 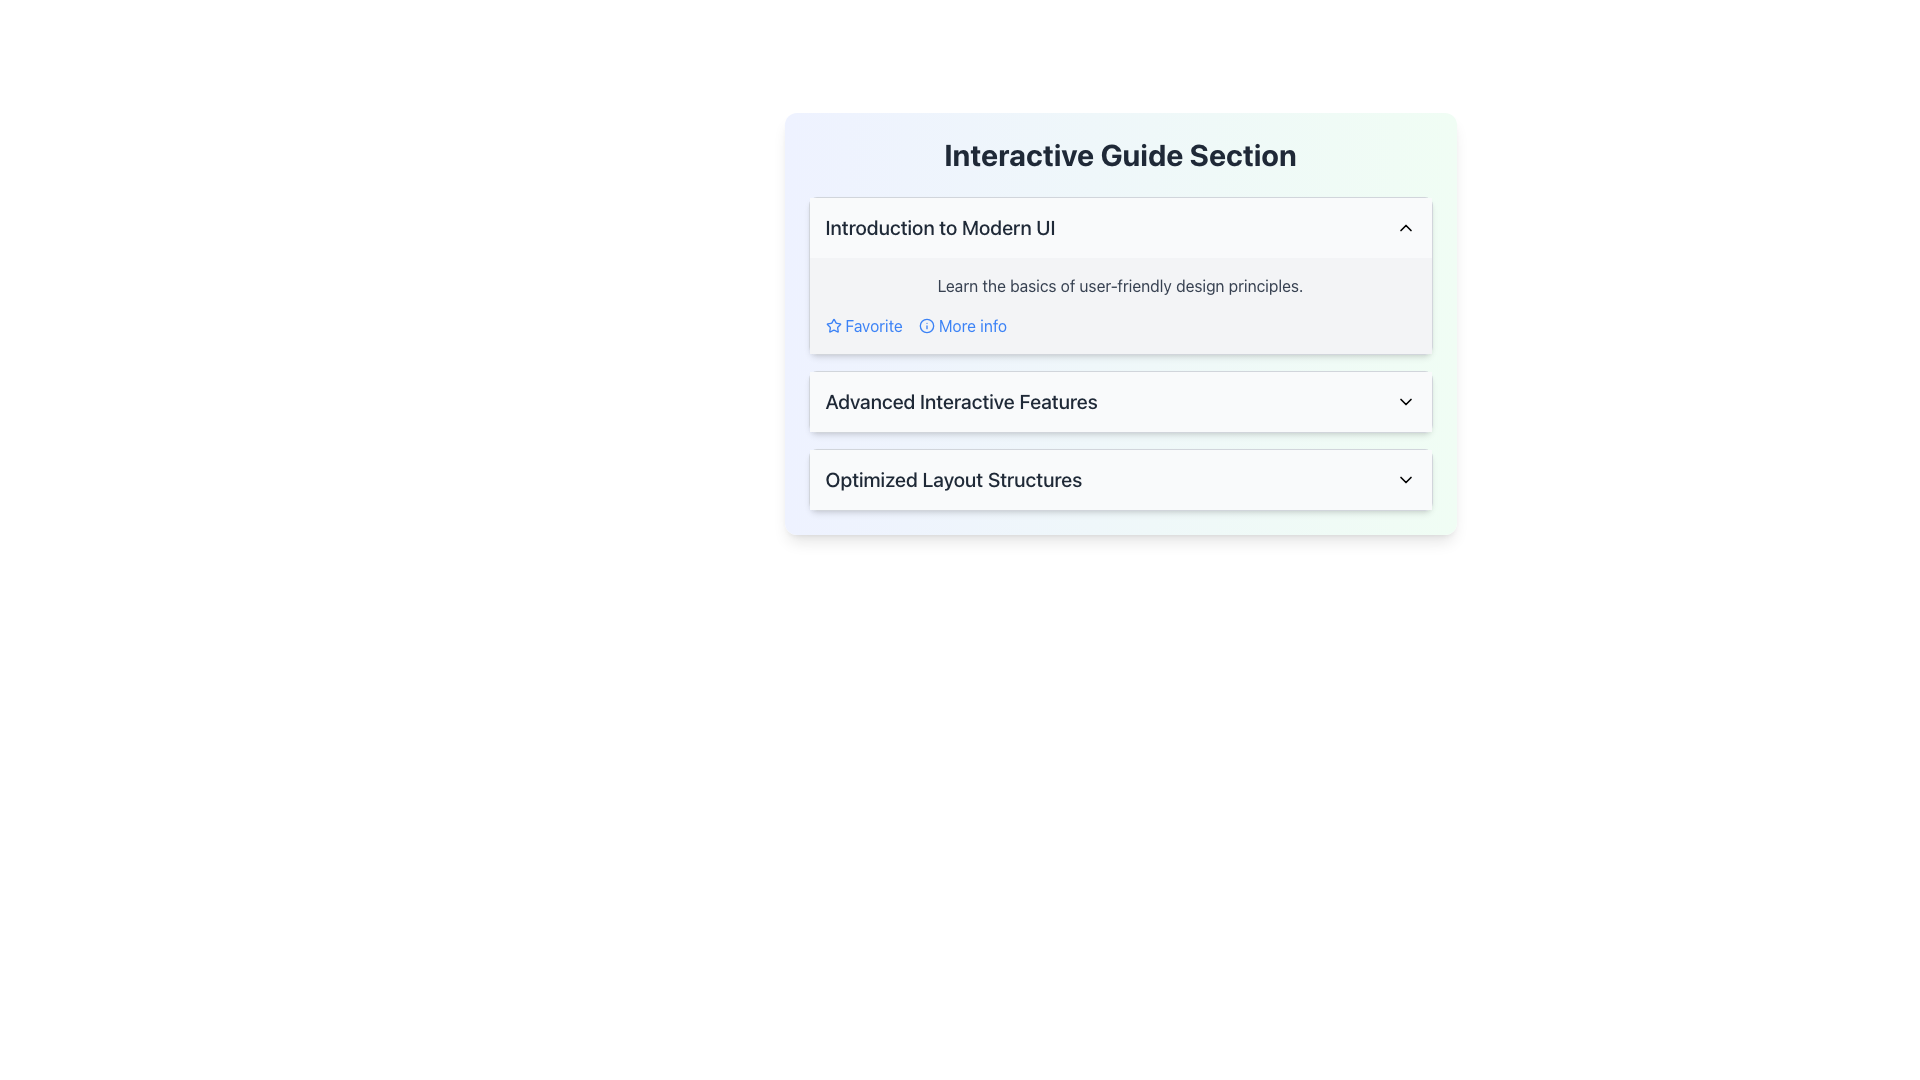 I want to click on the icon located at the right edge of the 'Advanced Interactive Features' section, so click(x=1404, y=401).